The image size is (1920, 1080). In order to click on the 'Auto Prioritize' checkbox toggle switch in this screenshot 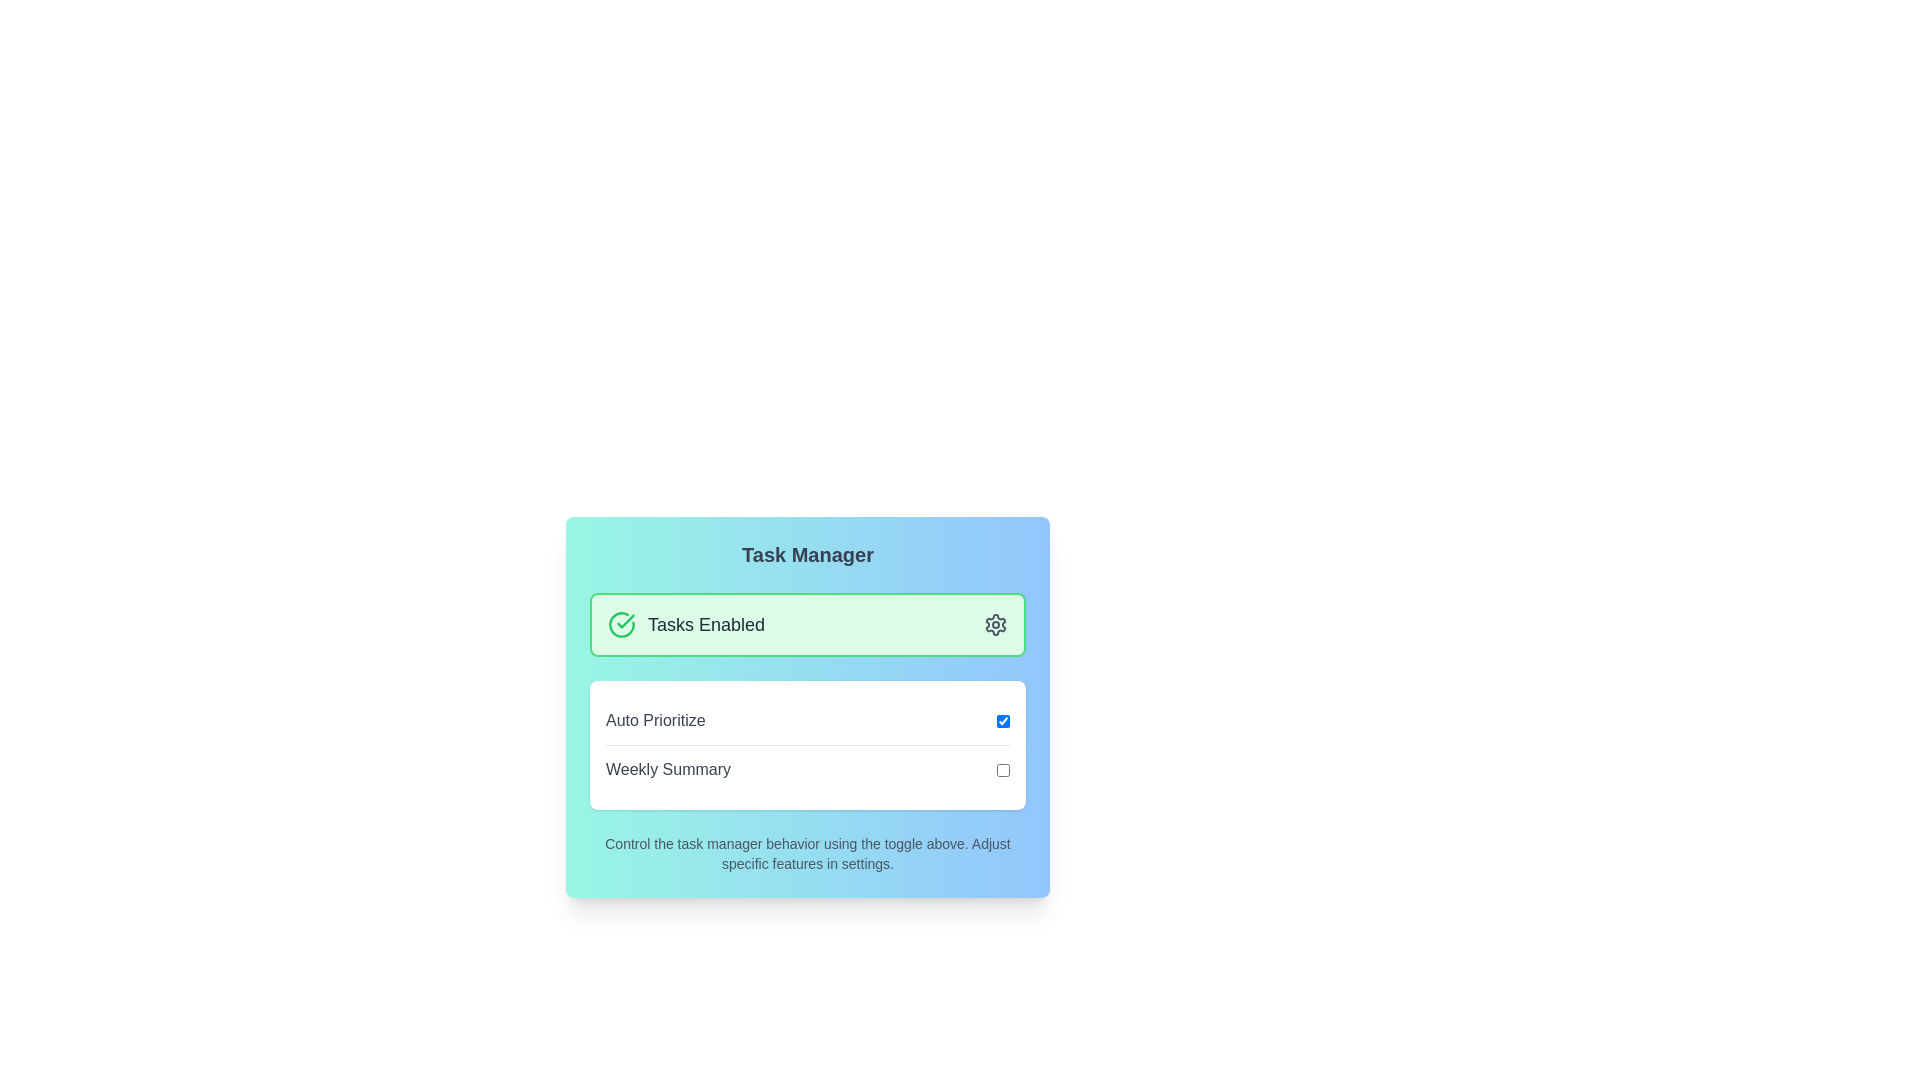, I will do `click(1003, 721)`.